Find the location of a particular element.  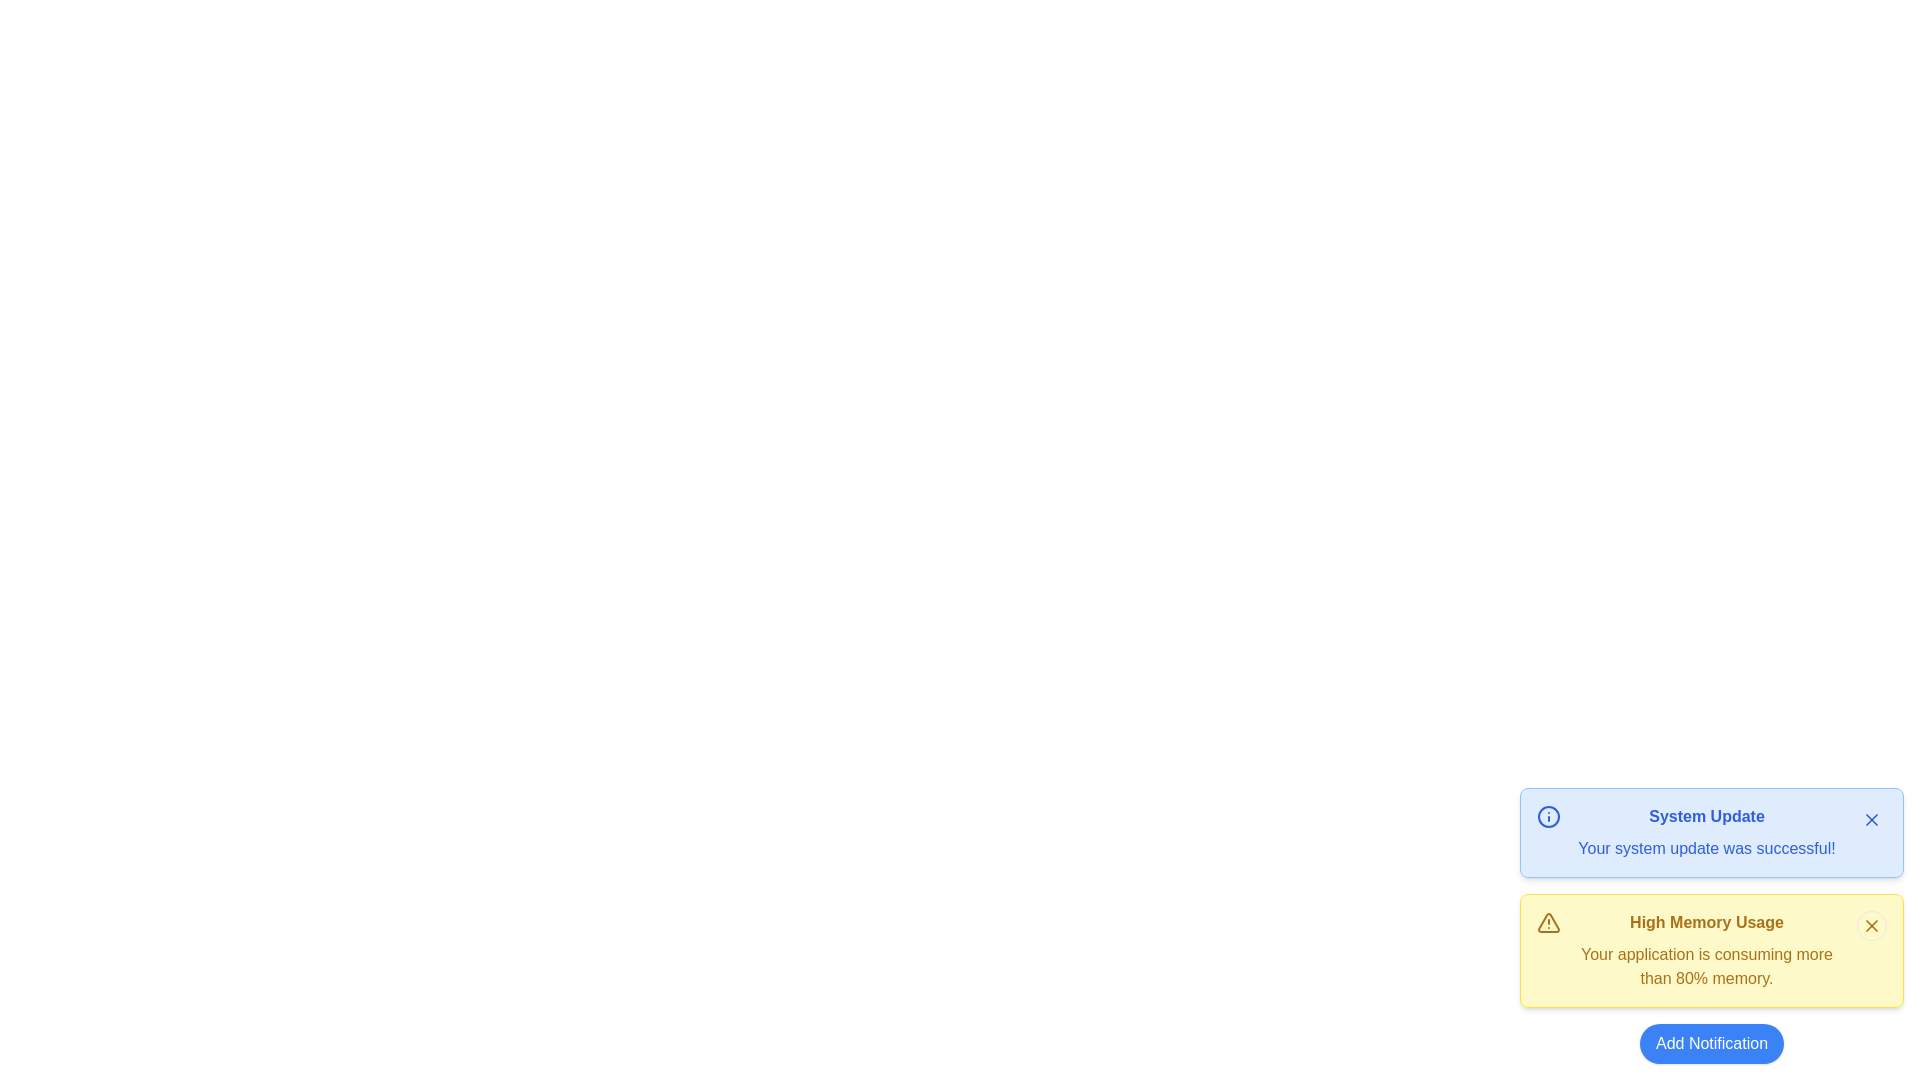

the bold, blue text label that reads 'System Update', which is located at the top of the notification panel is located at coordinates (1706, 817).